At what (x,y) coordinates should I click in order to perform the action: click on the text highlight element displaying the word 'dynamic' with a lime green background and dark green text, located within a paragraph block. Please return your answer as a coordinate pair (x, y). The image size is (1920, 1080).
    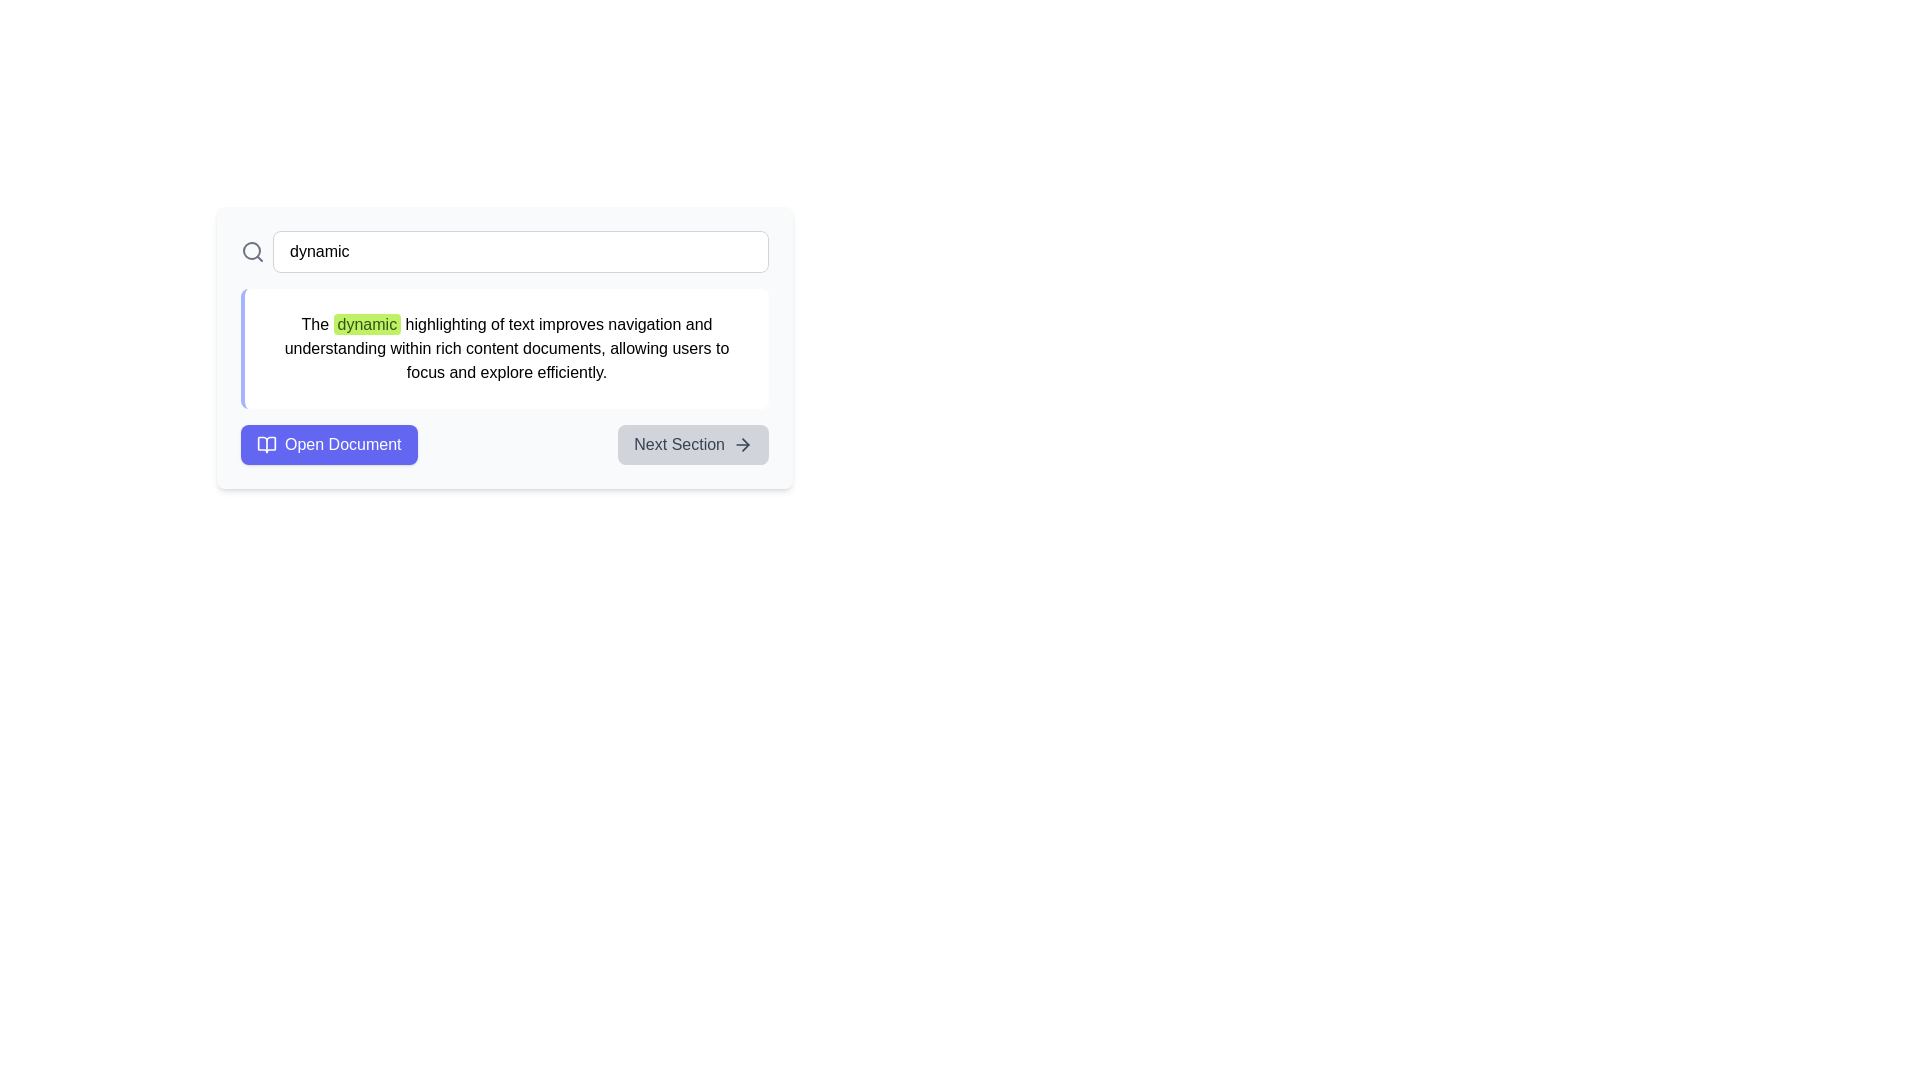
    Looking at the image, I should click on (367, 323).